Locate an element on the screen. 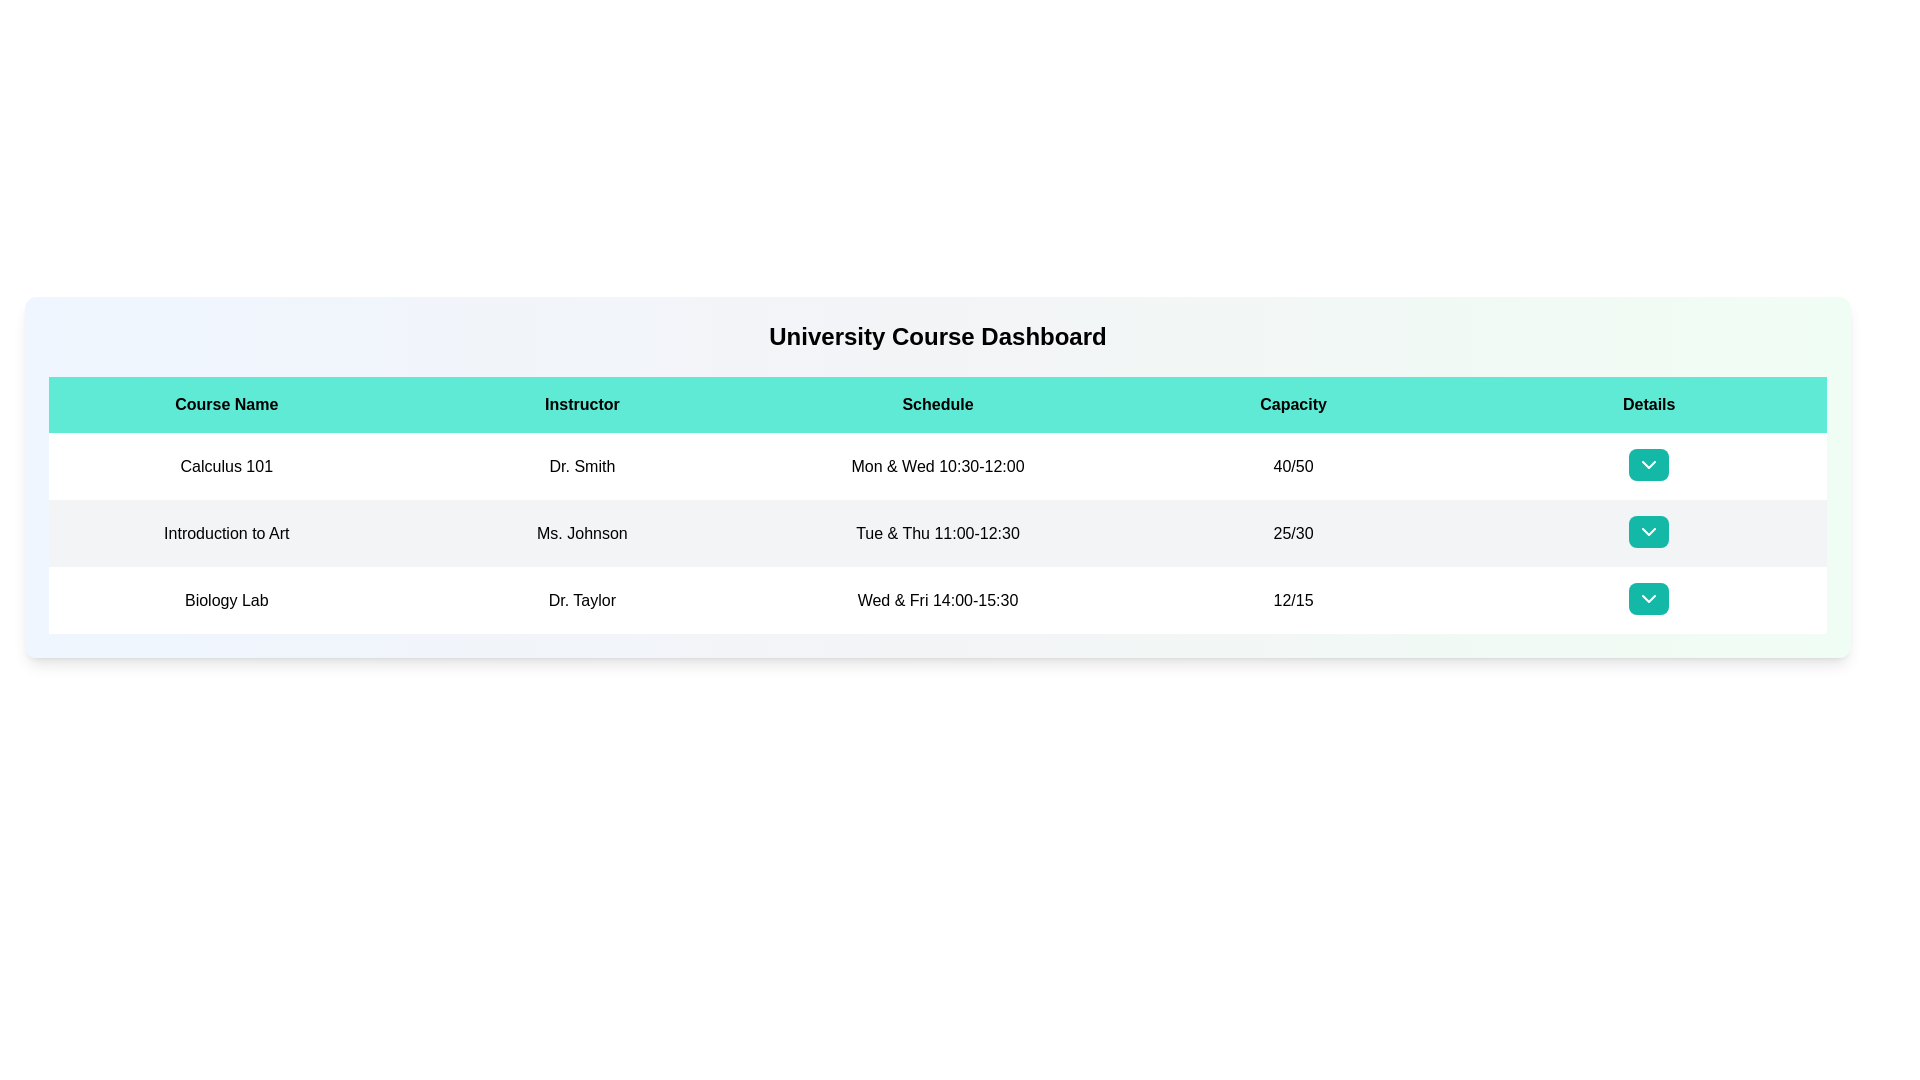 Image resolution: width=1920 pixels, height=1080 pixels. the chevron icon in the 'Details' column of the second row is located at coordinates (1649, 531).